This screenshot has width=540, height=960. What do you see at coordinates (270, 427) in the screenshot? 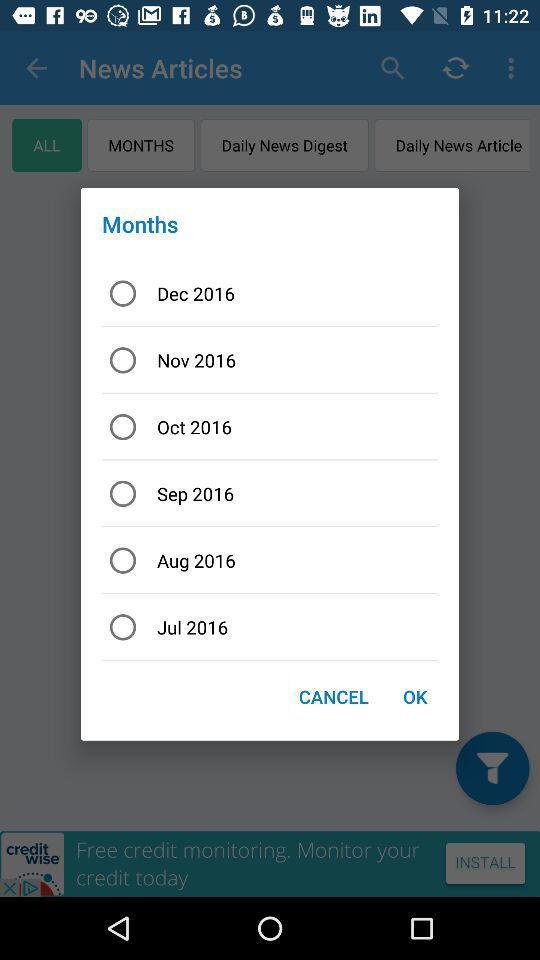
I see `item below nov 2016 item` at bounding box center [270, 427].